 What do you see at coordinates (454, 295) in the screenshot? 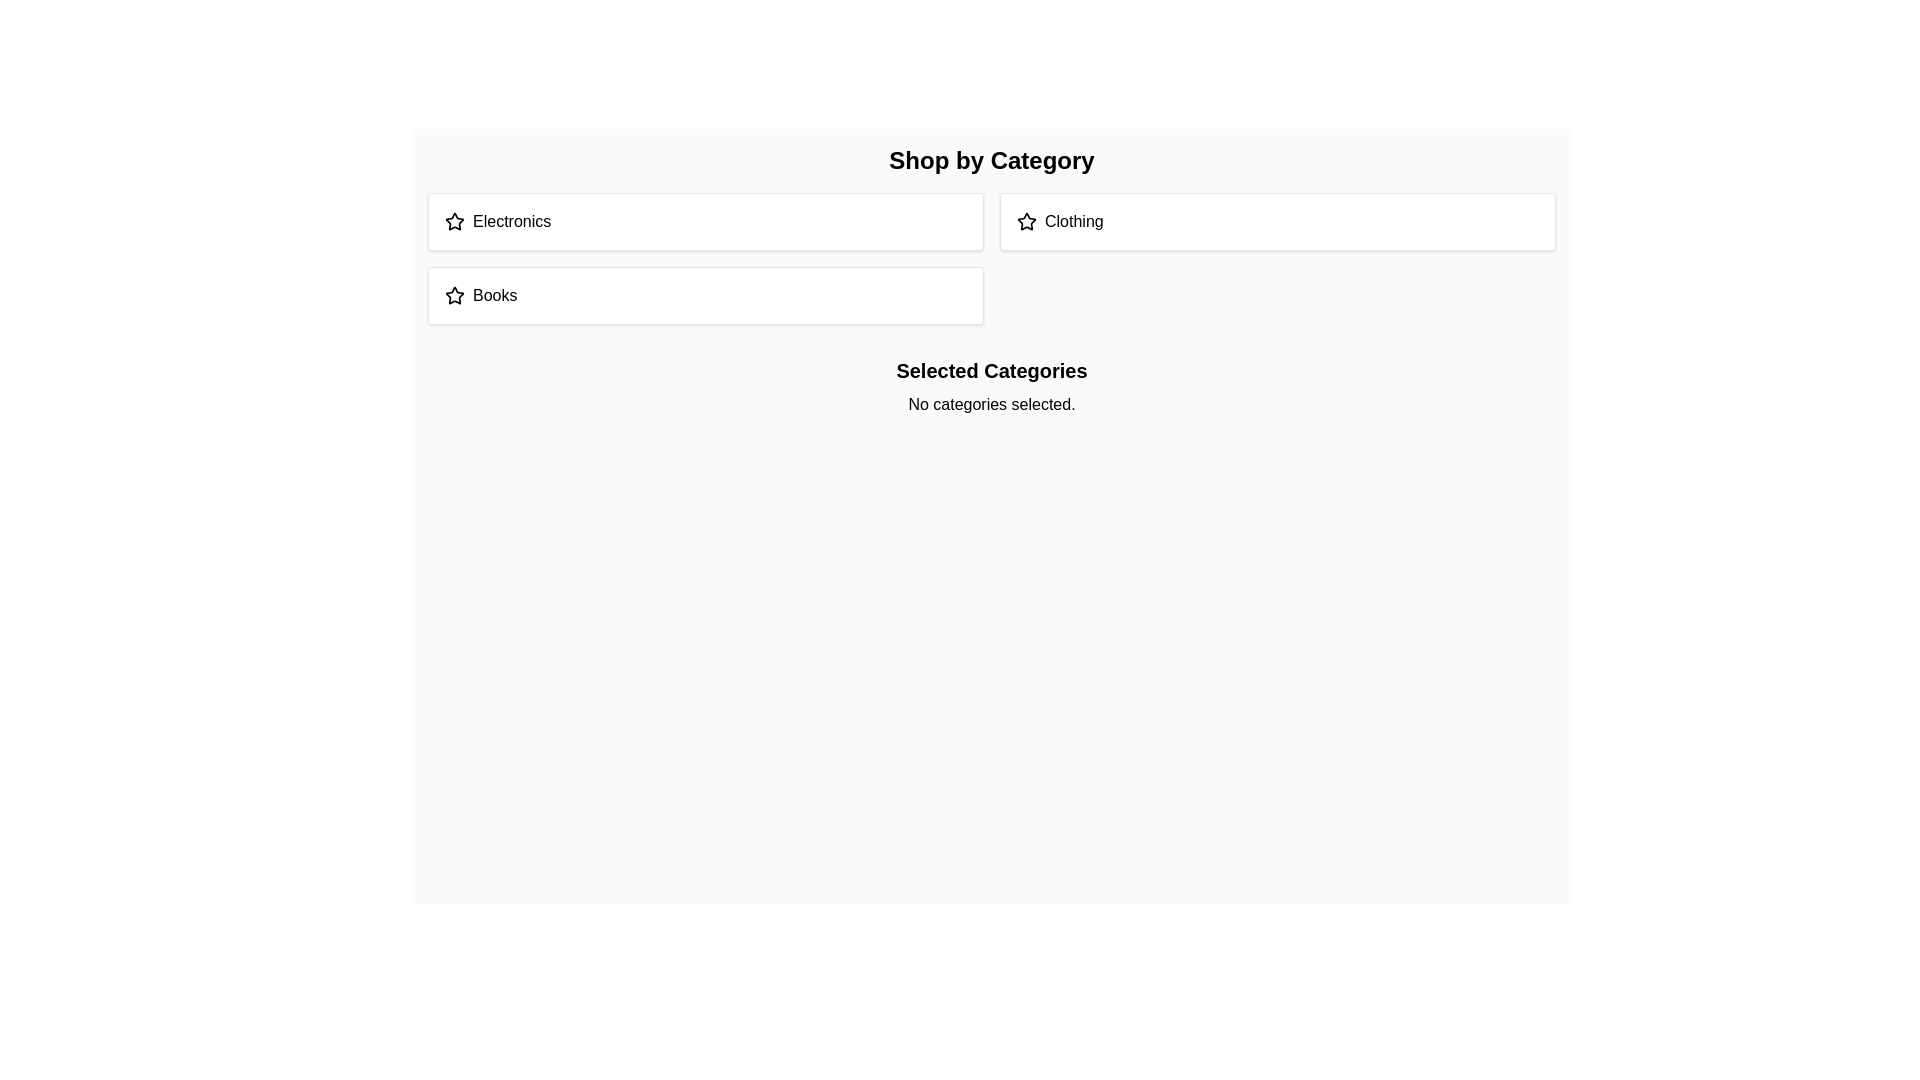
I see `the star icon representing a hollow five-pointed star located to the left of the 'Books' text label in the second row of the category list` at bounding box center [454, 295].